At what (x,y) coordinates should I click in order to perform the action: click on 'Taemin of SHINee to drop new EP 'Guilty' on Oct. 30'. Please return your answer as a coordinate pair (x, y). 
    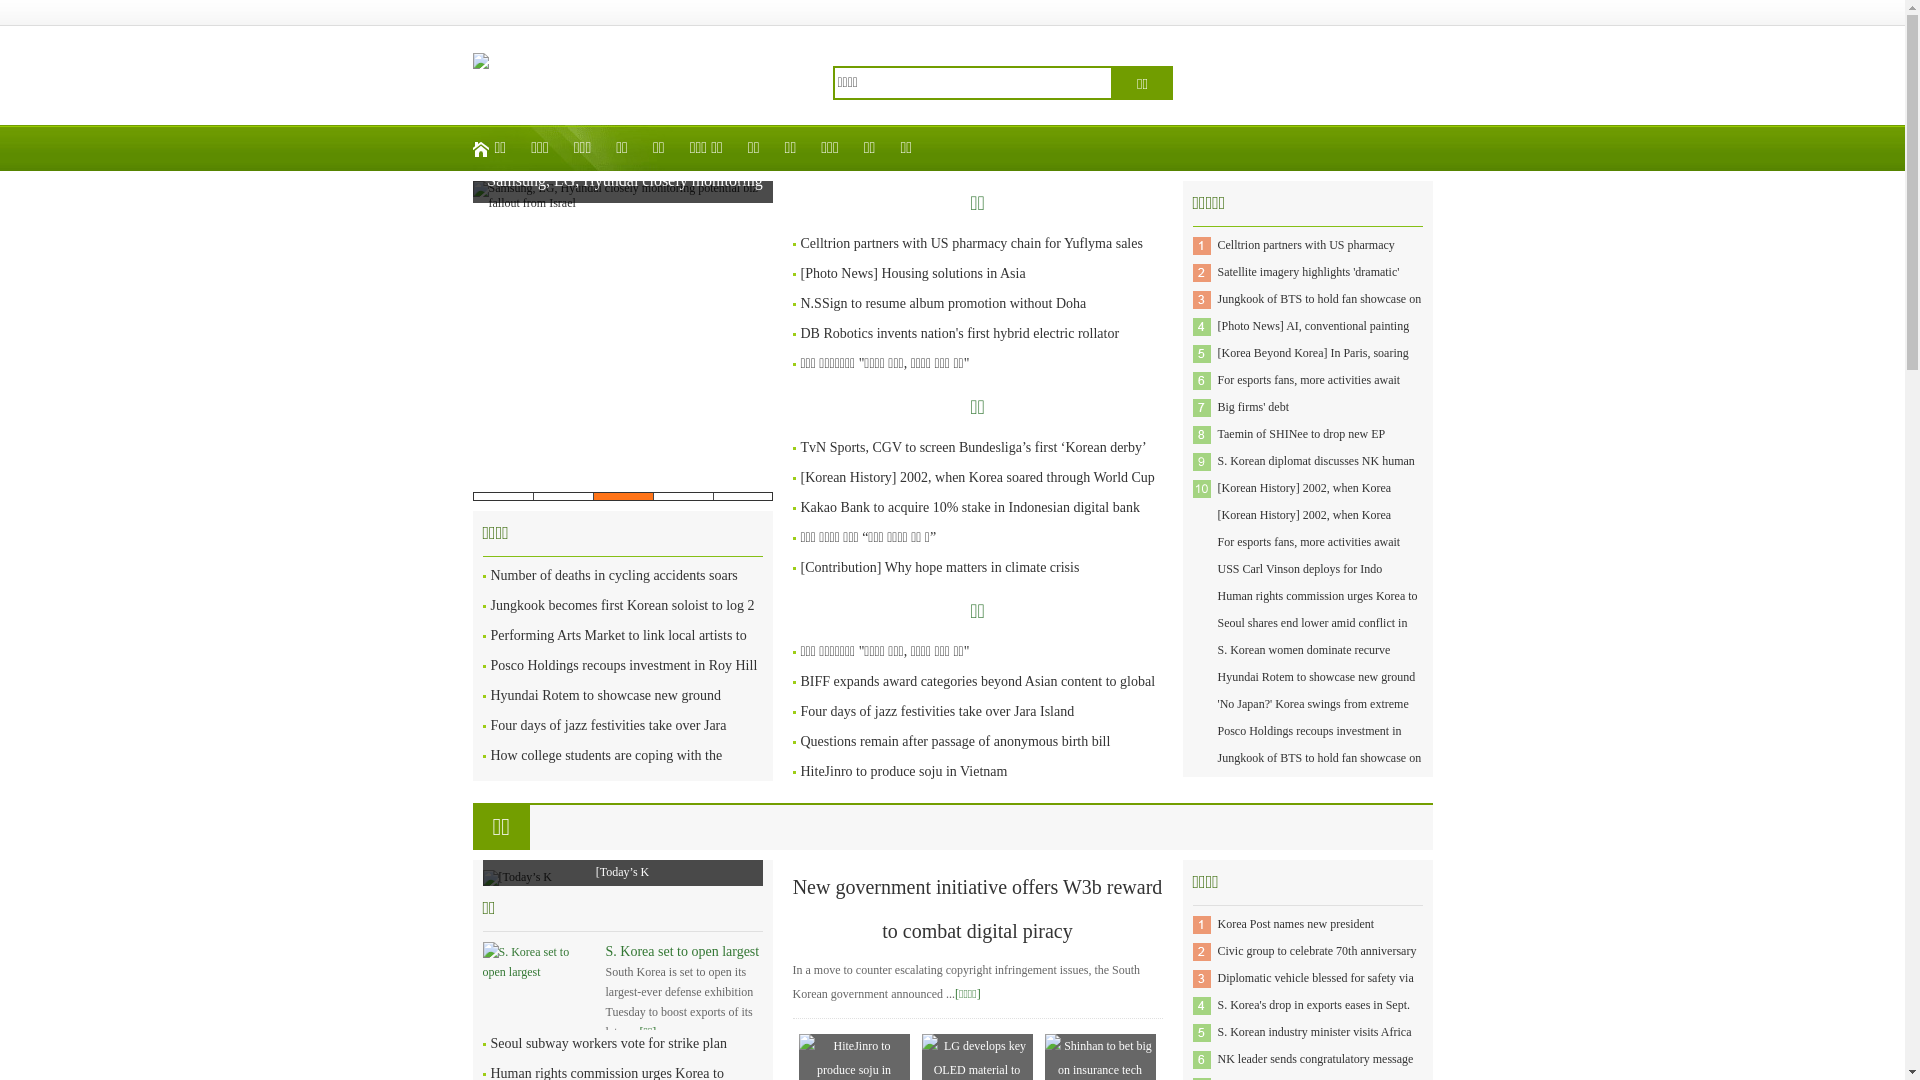
    Looking at the image, I should click on (1301, 446).